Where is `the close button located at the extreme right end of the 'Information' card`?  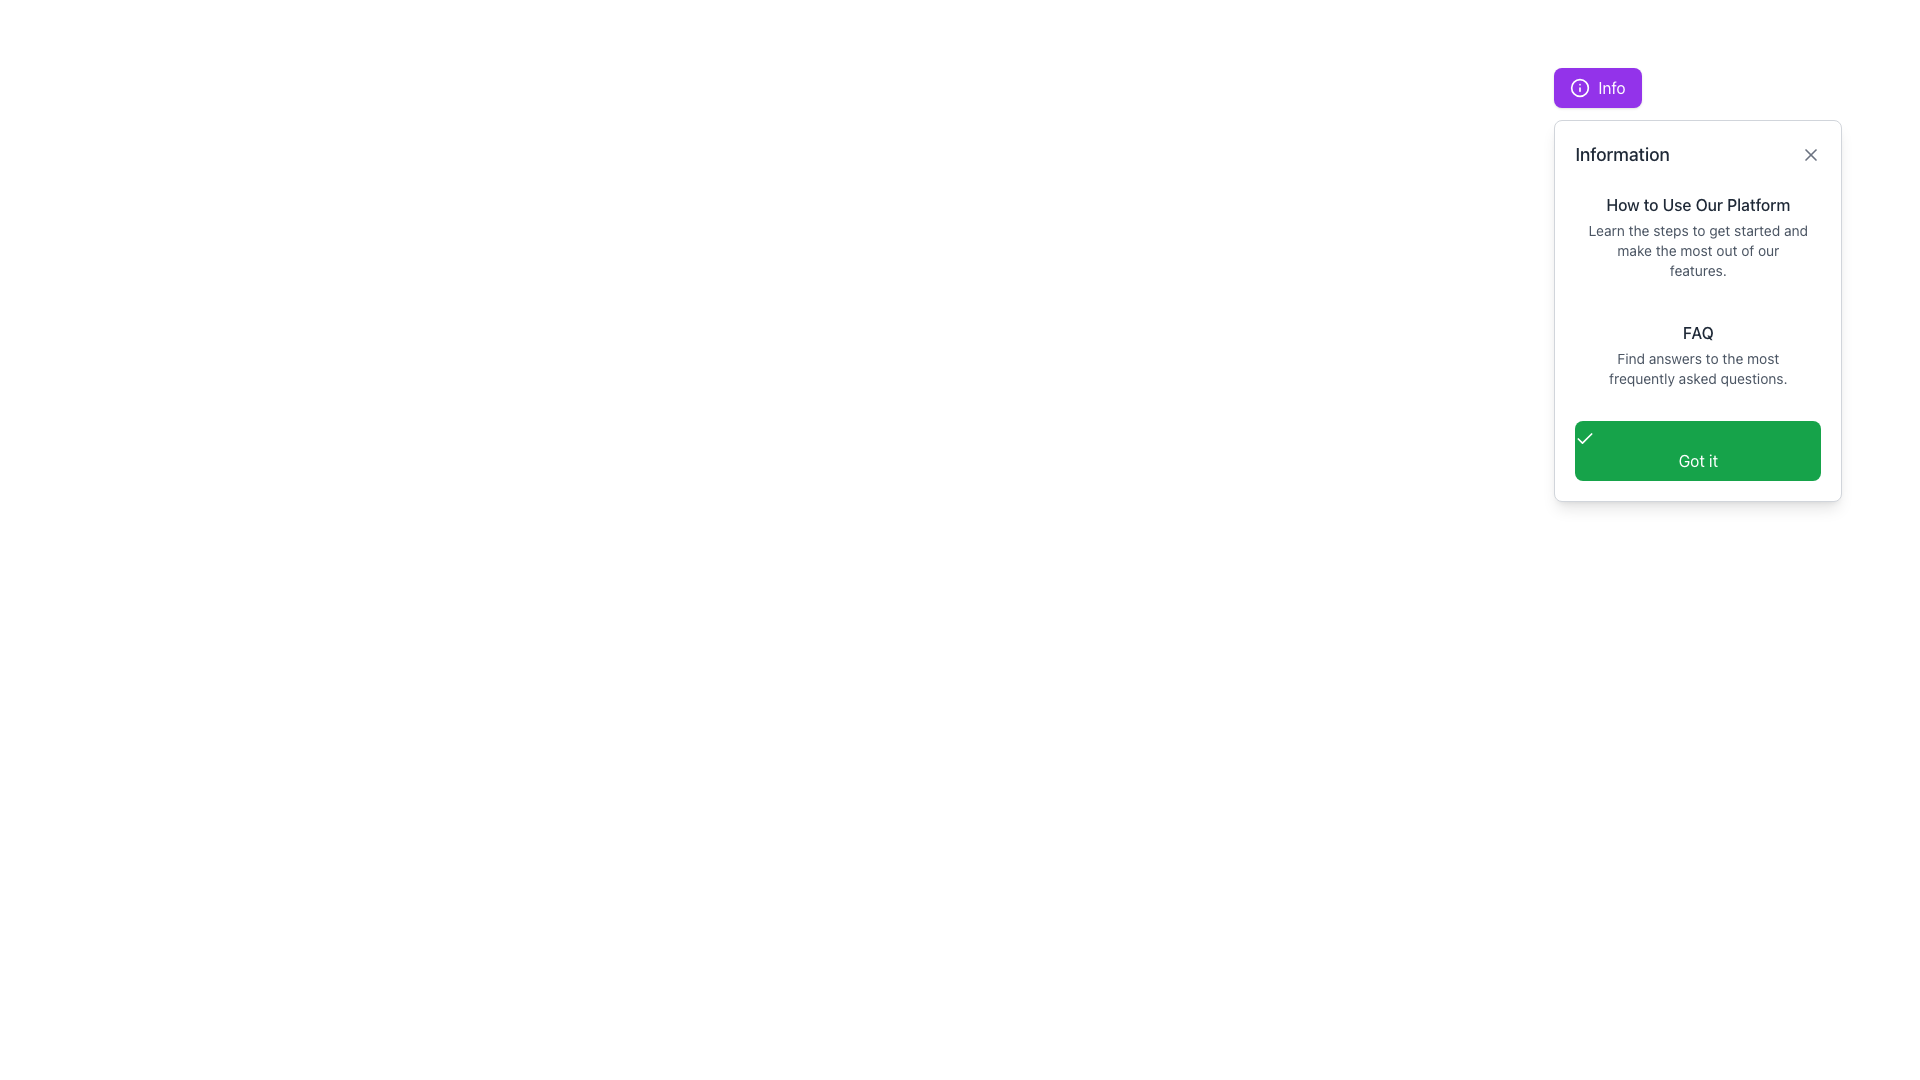 the close button located at the extreme right end of the 'Information' card is located at coordinates (1811, 153).